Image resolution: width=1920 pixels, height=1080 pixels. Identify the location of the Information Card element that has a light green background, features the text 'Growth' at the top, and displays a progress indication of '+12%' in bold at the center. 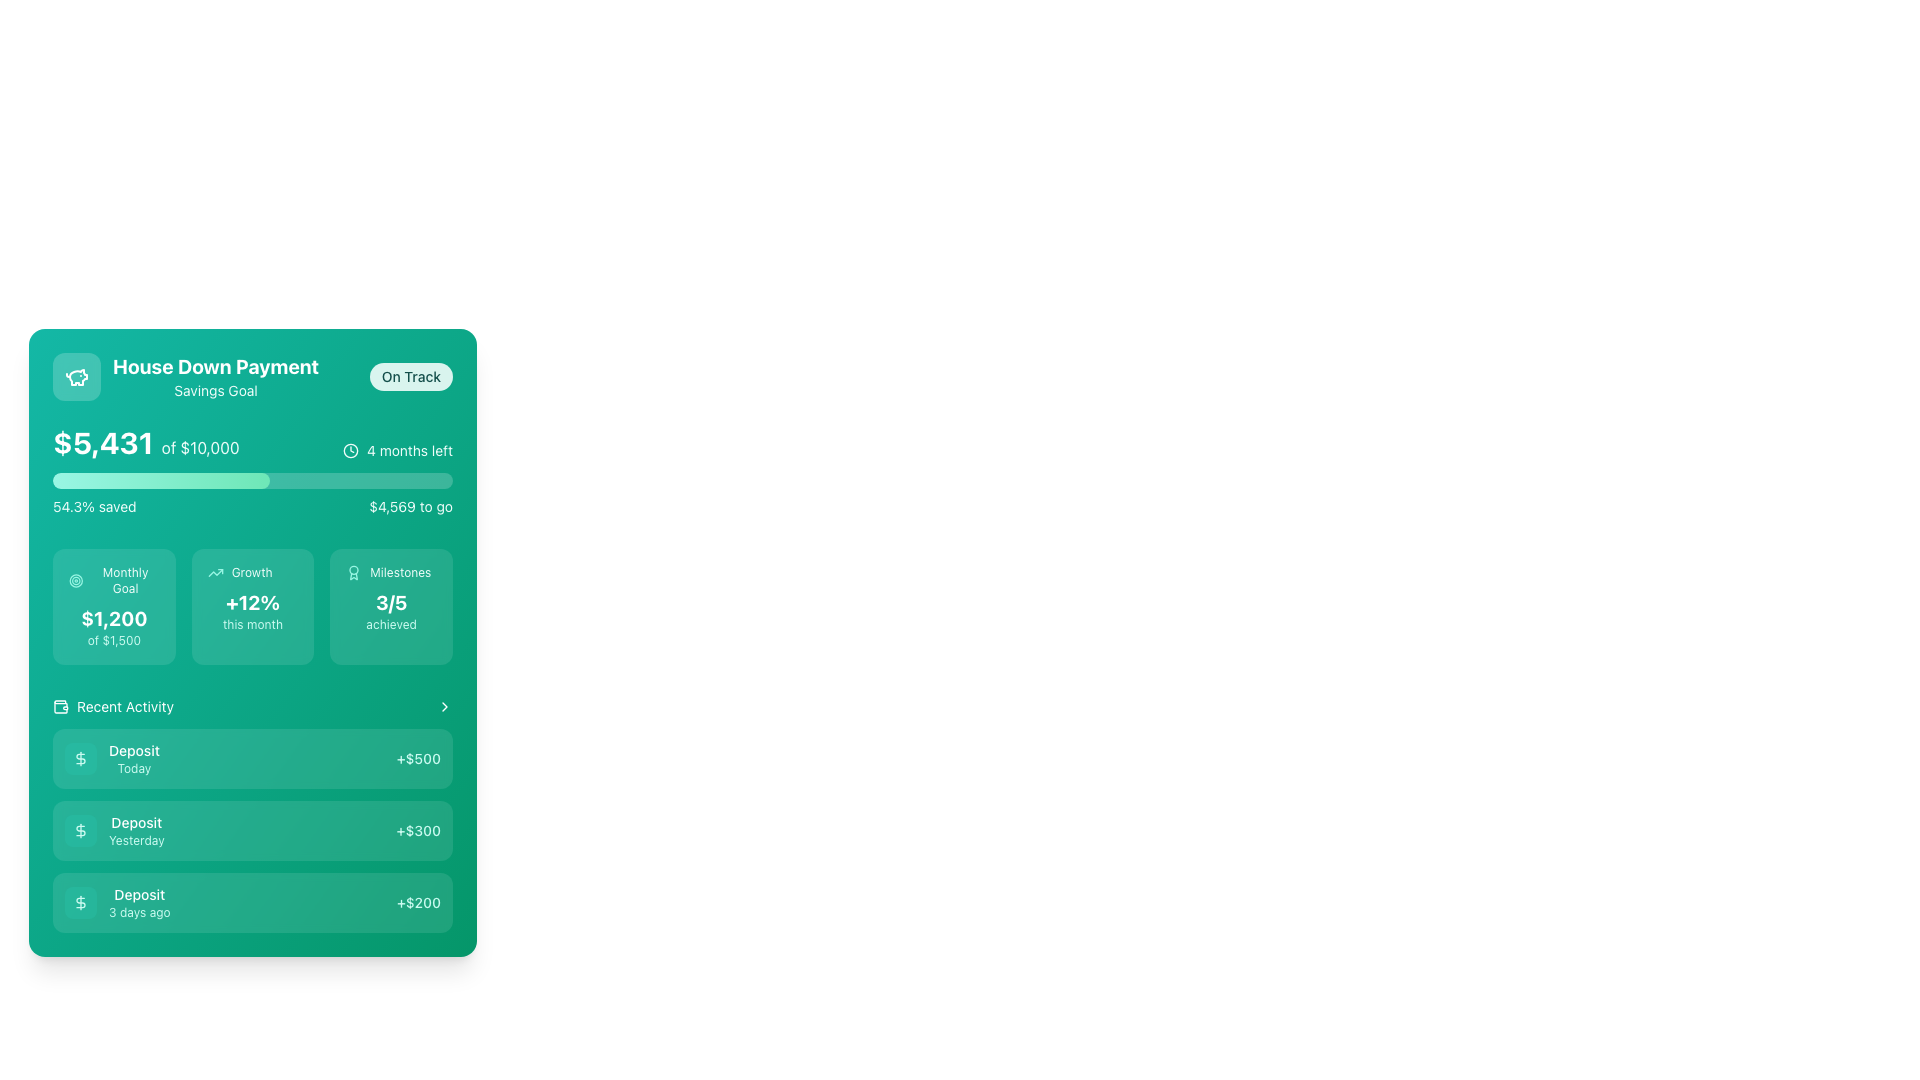
(252, 605).